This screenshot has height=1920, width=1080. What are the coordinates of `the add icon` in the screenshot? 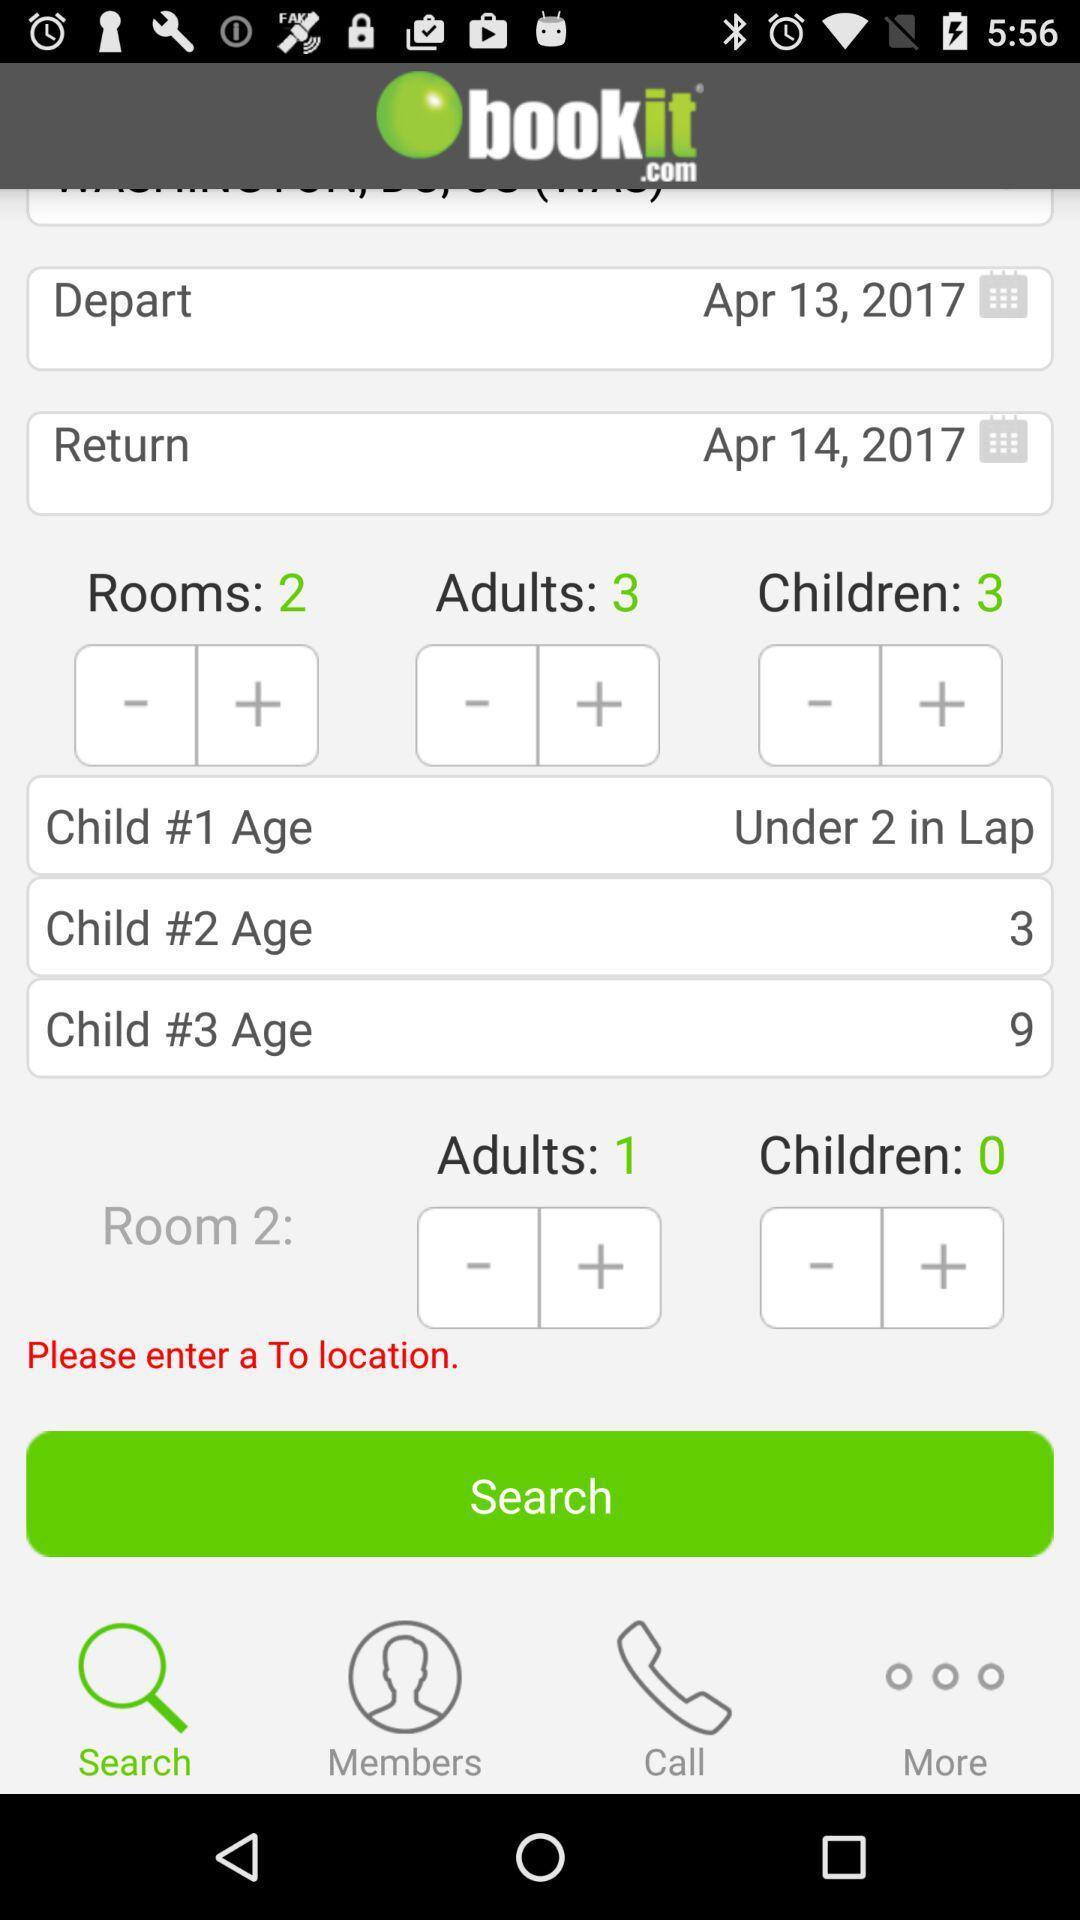 It's located at (599, 1356).